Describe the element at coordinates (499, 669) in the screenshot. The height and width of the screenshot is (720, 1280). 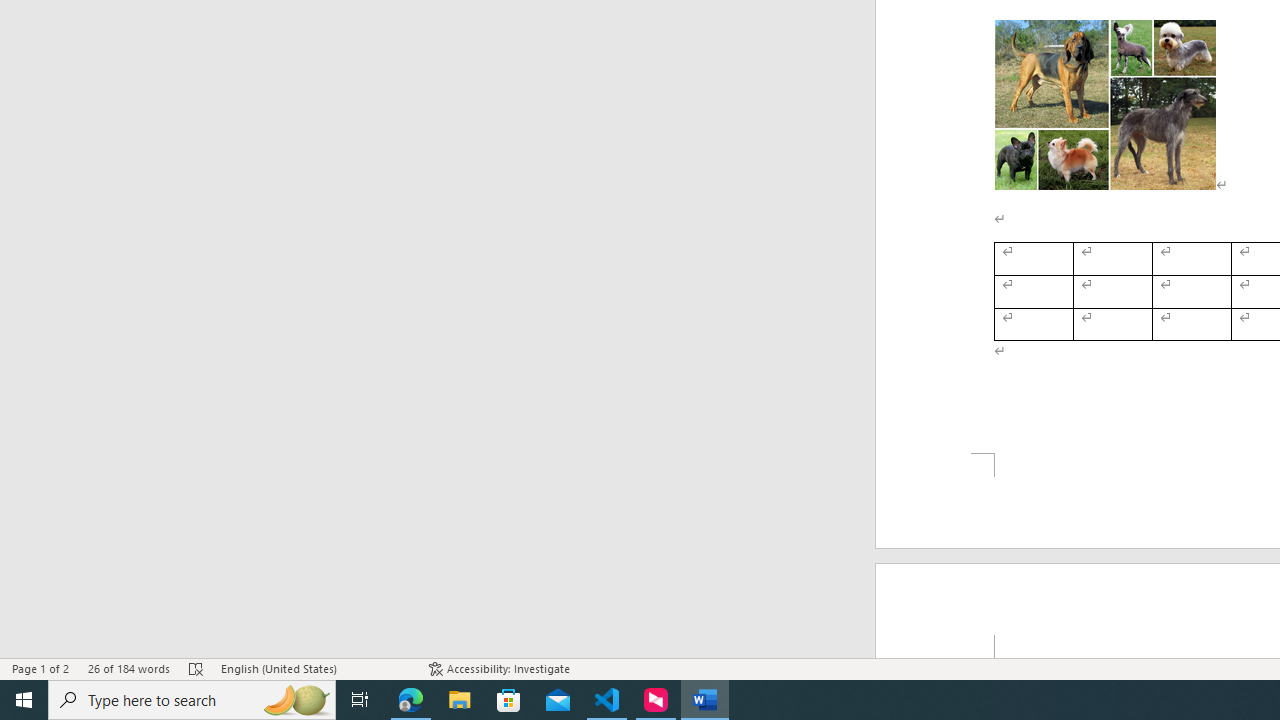
I see `'Accessibility Checker Accessibility: Investigate'` at that location.